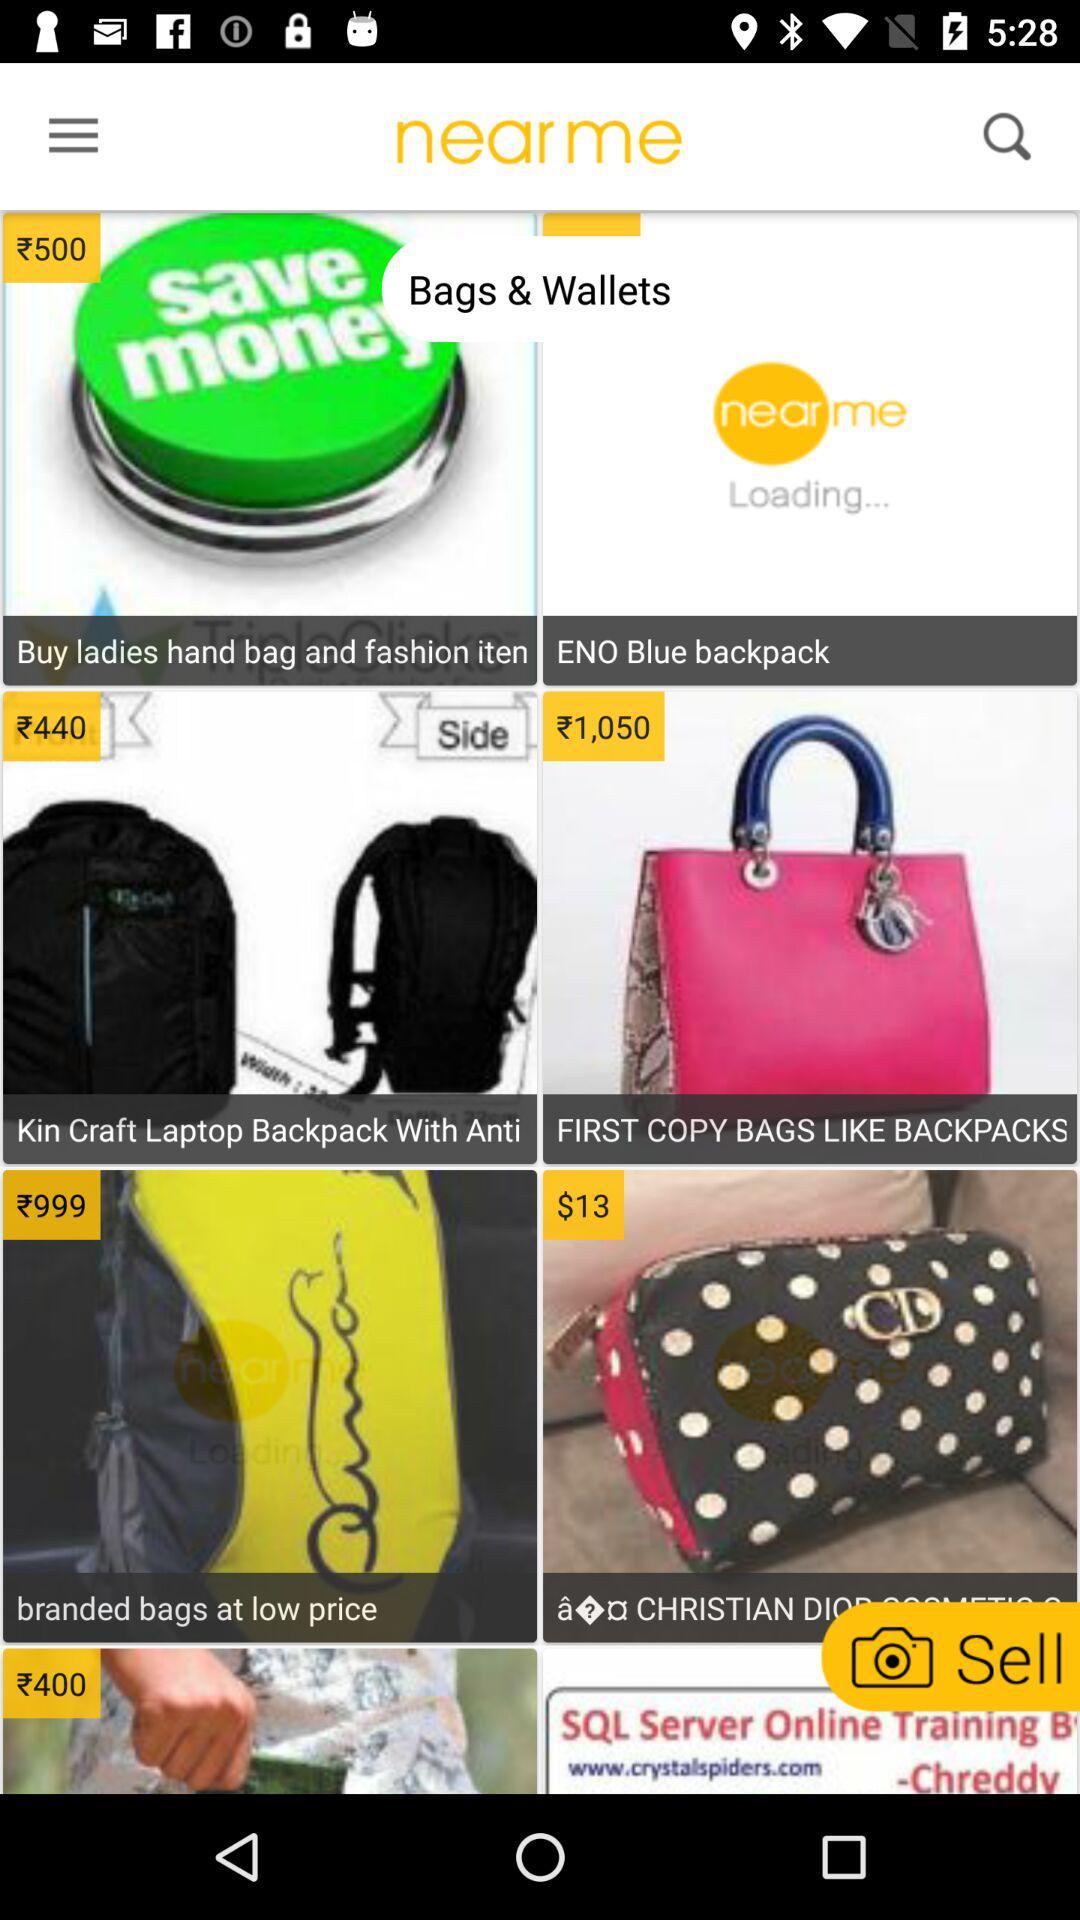 This screenshot has width=1080, height=1920. What do you see at coordinates (808, 1723) in the screenshot?
I see `share the article` at bounding box center [808, 1723].